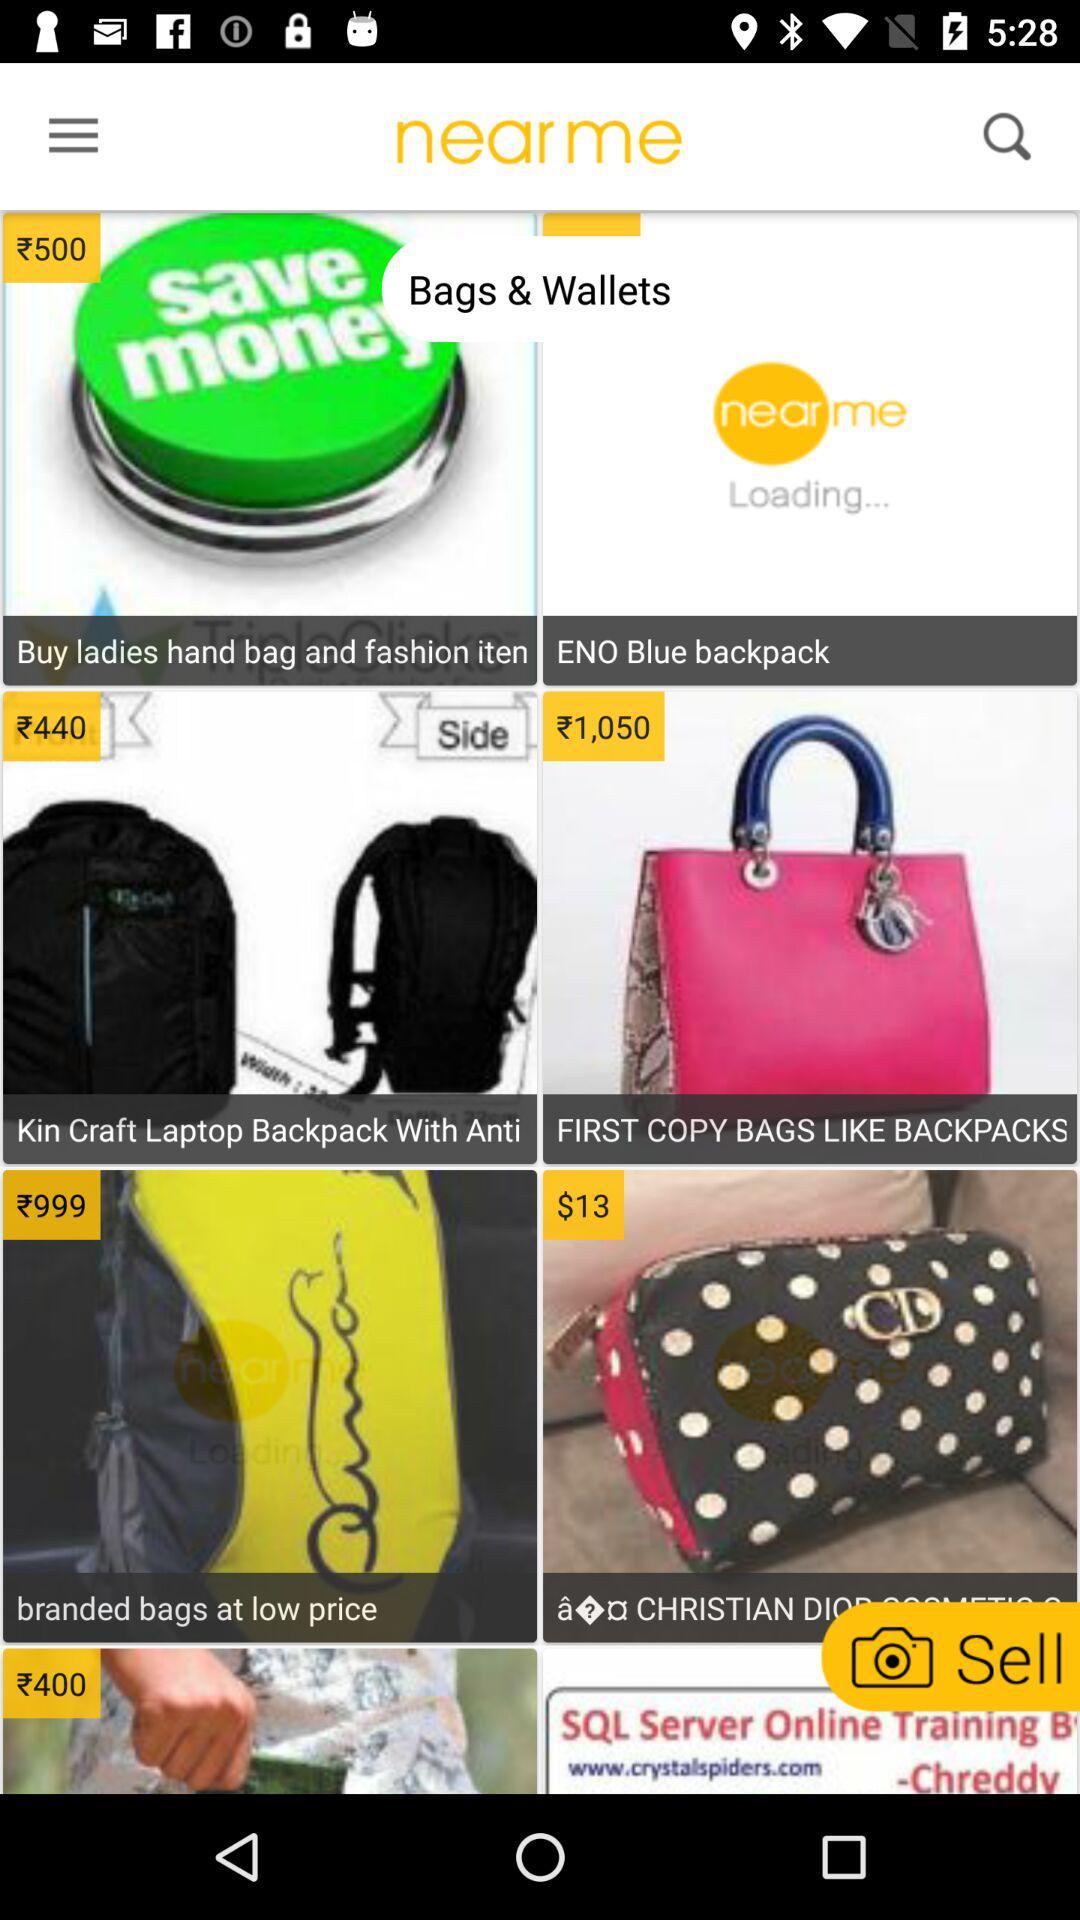 This screenshot has width=1080, height=1920. What do you see at coordinates (808, 1723) in the screenshot?
I see `share the article` at bounding box center [808, 1723].